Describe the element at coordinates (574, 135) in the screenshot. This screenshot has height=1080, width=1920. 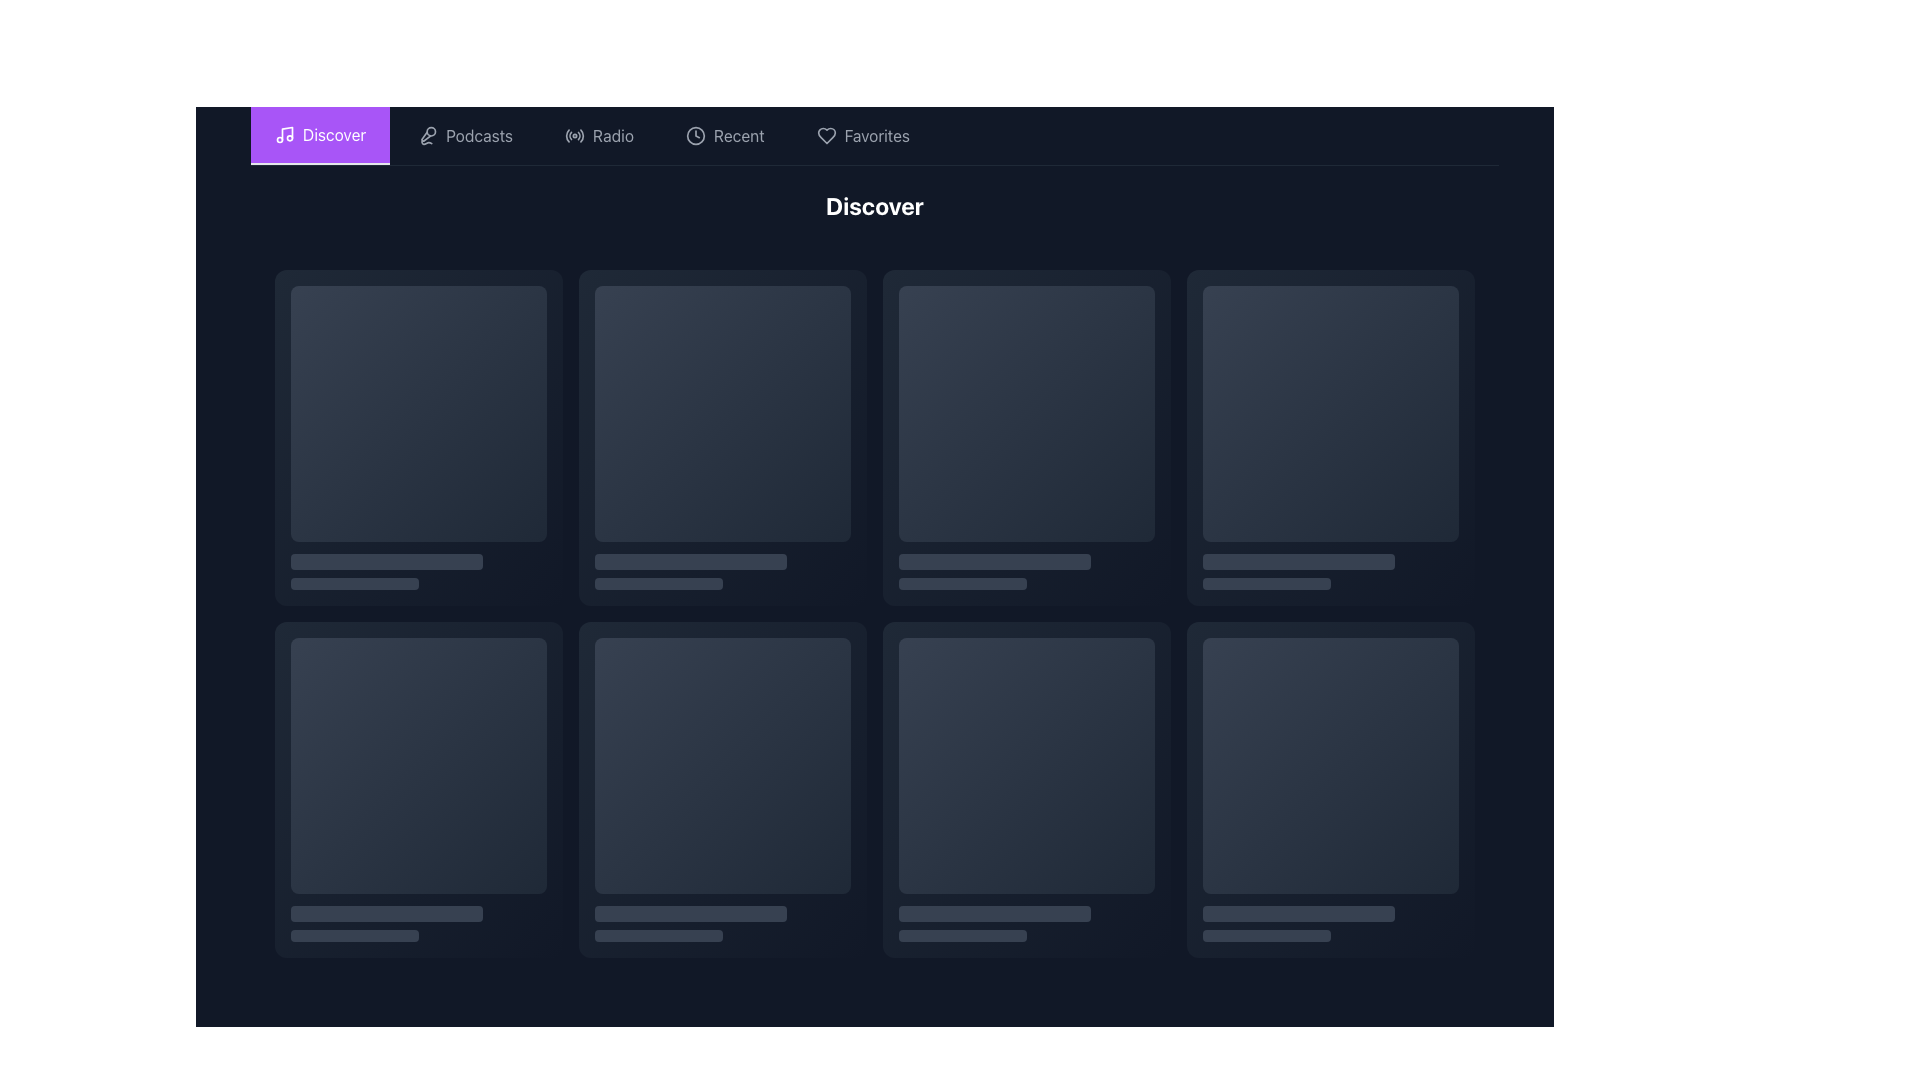
I see `the circular radio icon labeled 'Radio' in the navigation bar` at that location.